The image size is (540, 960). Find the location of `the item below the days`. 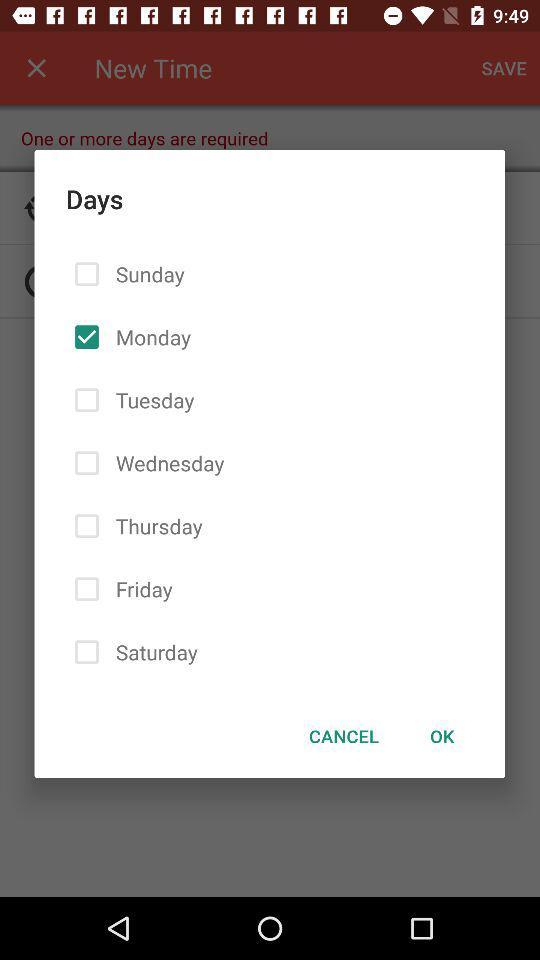

the item below the days is located at coordinates (343, 735).